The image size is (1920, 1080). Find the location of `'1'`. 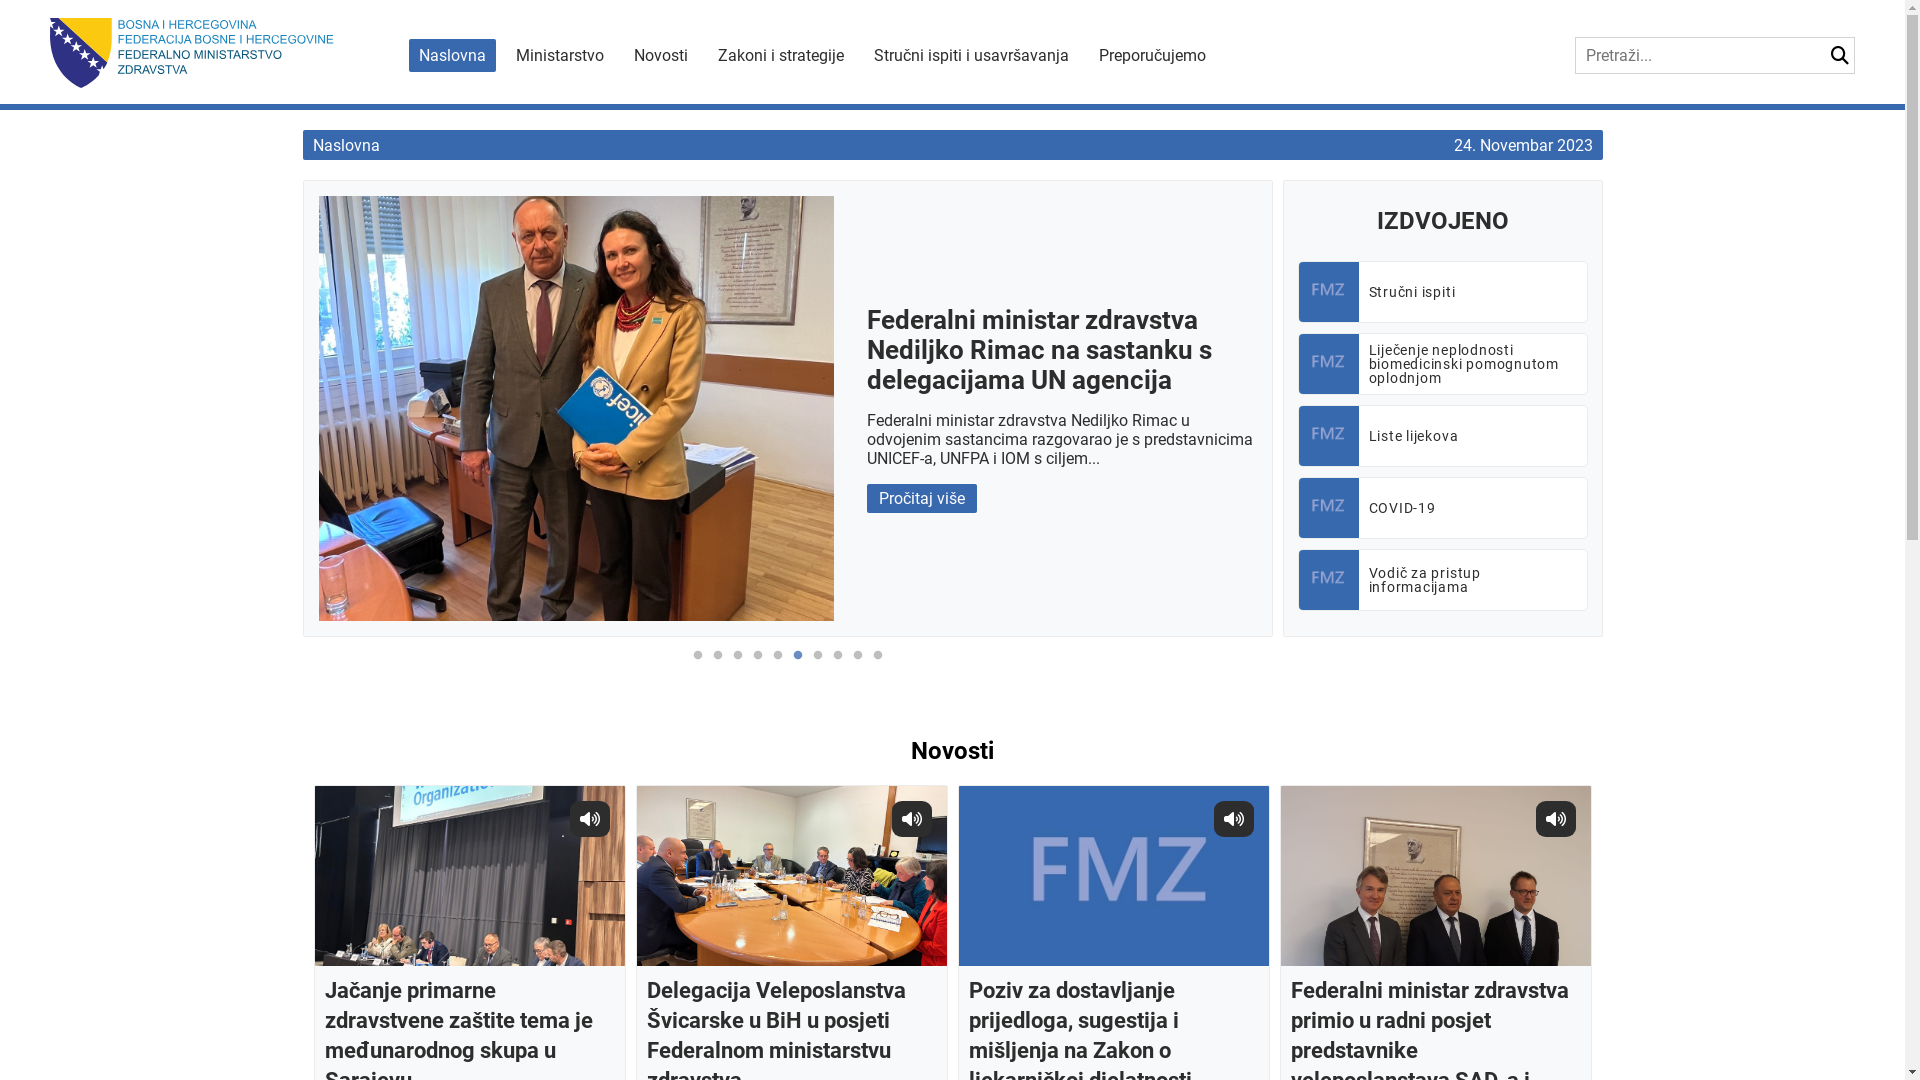

'1' is located at coordinates (687, 666).